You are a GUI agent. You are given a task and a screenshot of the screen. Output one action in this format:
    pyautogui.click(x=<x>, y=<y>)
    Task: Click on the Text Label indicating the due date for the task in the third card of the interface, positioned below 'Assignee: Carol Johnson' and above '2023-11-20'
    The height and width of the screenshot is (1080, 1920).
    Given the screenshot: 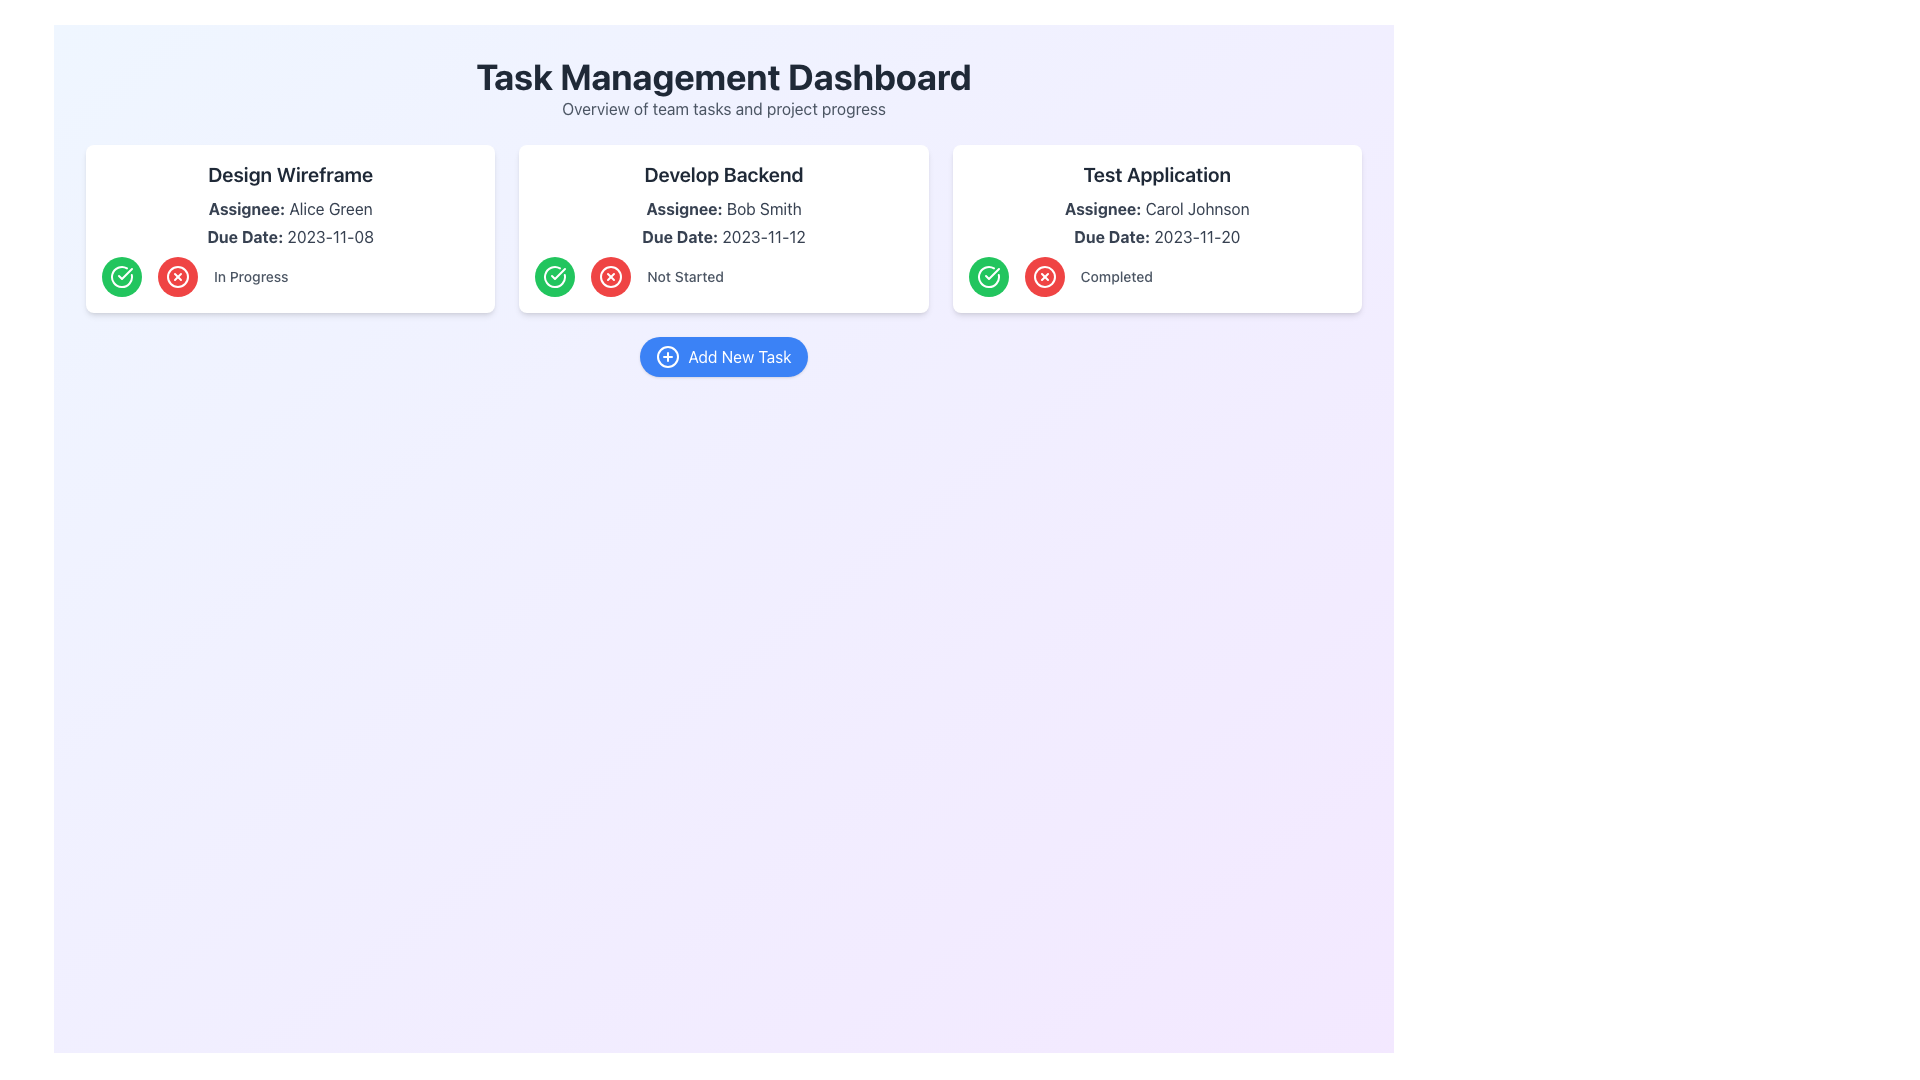 What is the action you would take?
    pyautogui.click(x=1111, y=235)
    